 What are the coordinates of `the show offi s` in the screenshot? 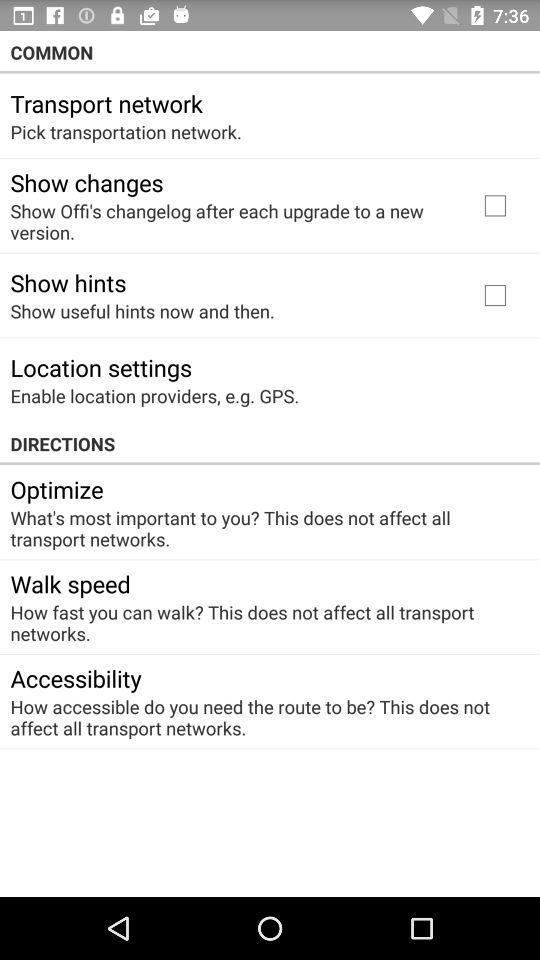 It's located at (230, 221).